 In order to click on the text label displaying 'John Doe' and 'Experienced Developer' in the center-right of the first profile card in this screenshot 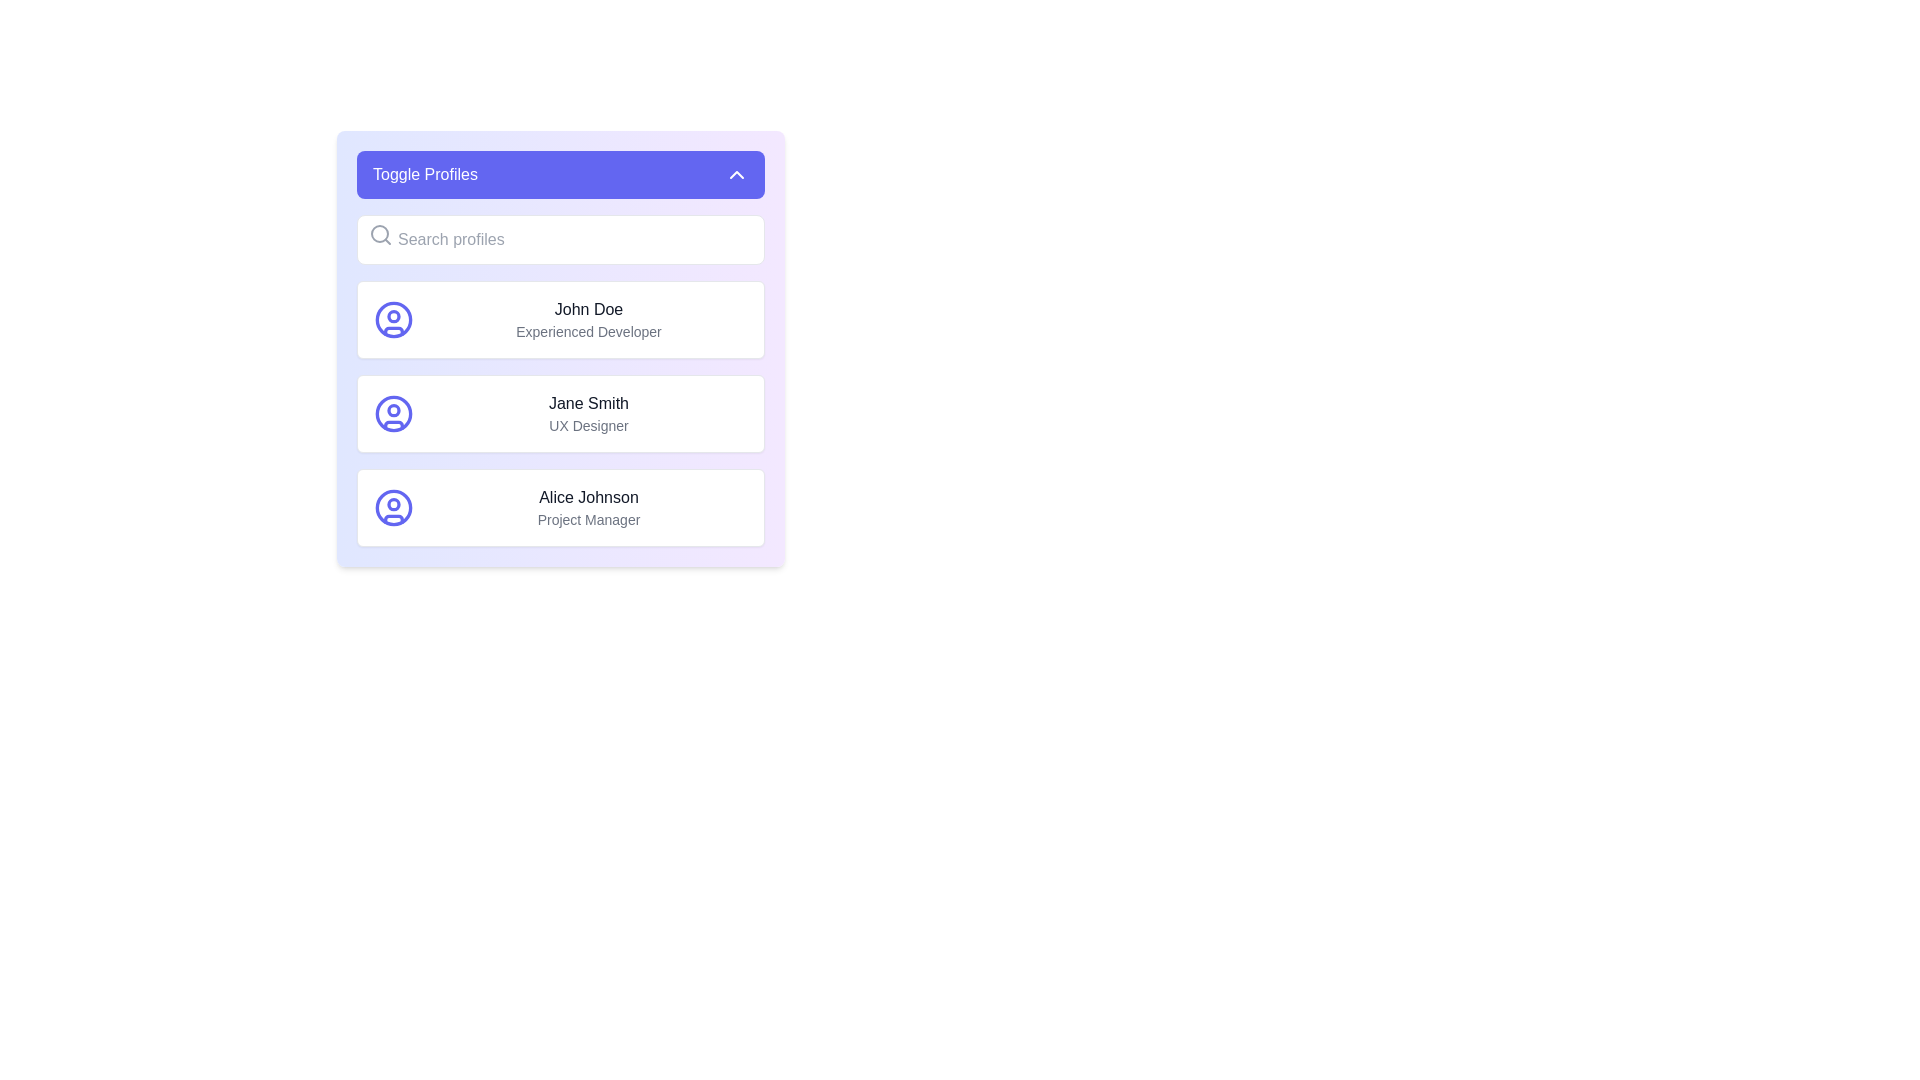, I will do `click(588, 319)`.